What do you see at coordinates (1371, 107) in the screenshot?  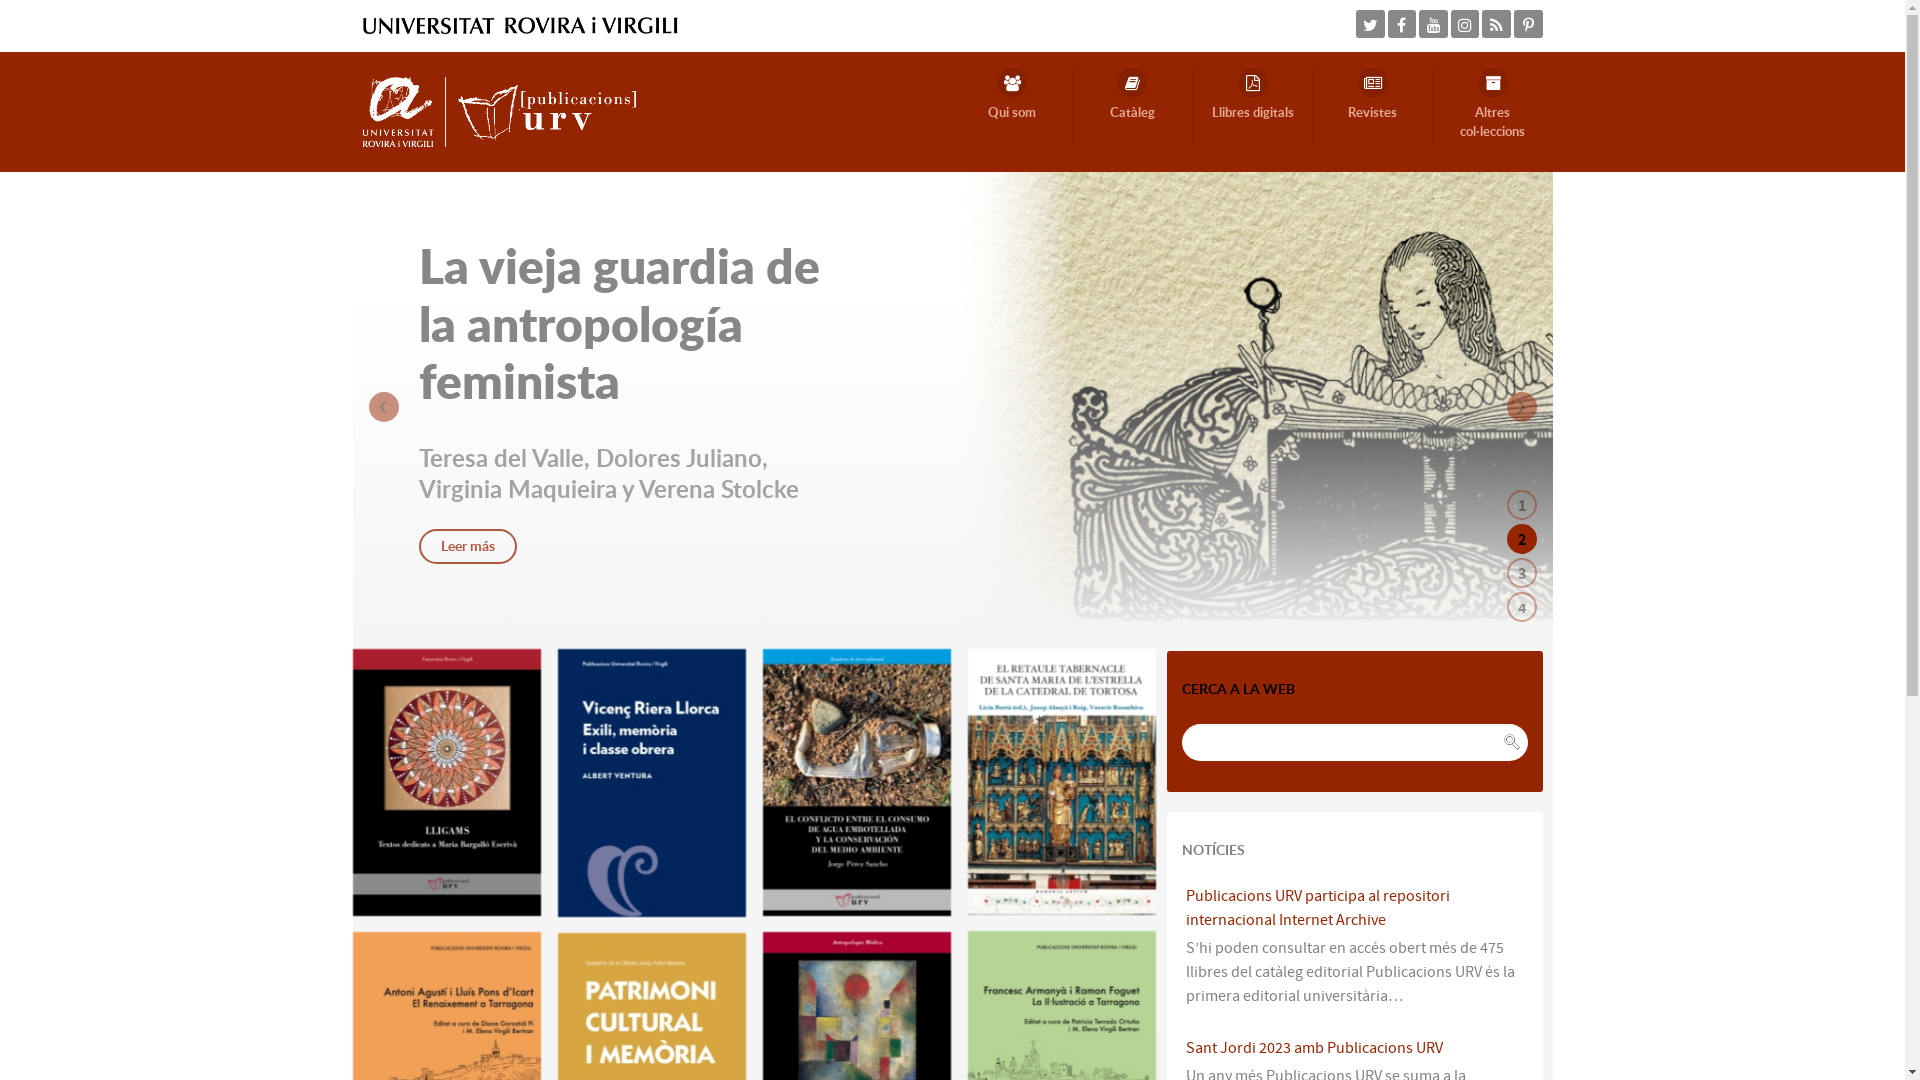 I see `'Revistes'` at bounding box center [1371, 107].